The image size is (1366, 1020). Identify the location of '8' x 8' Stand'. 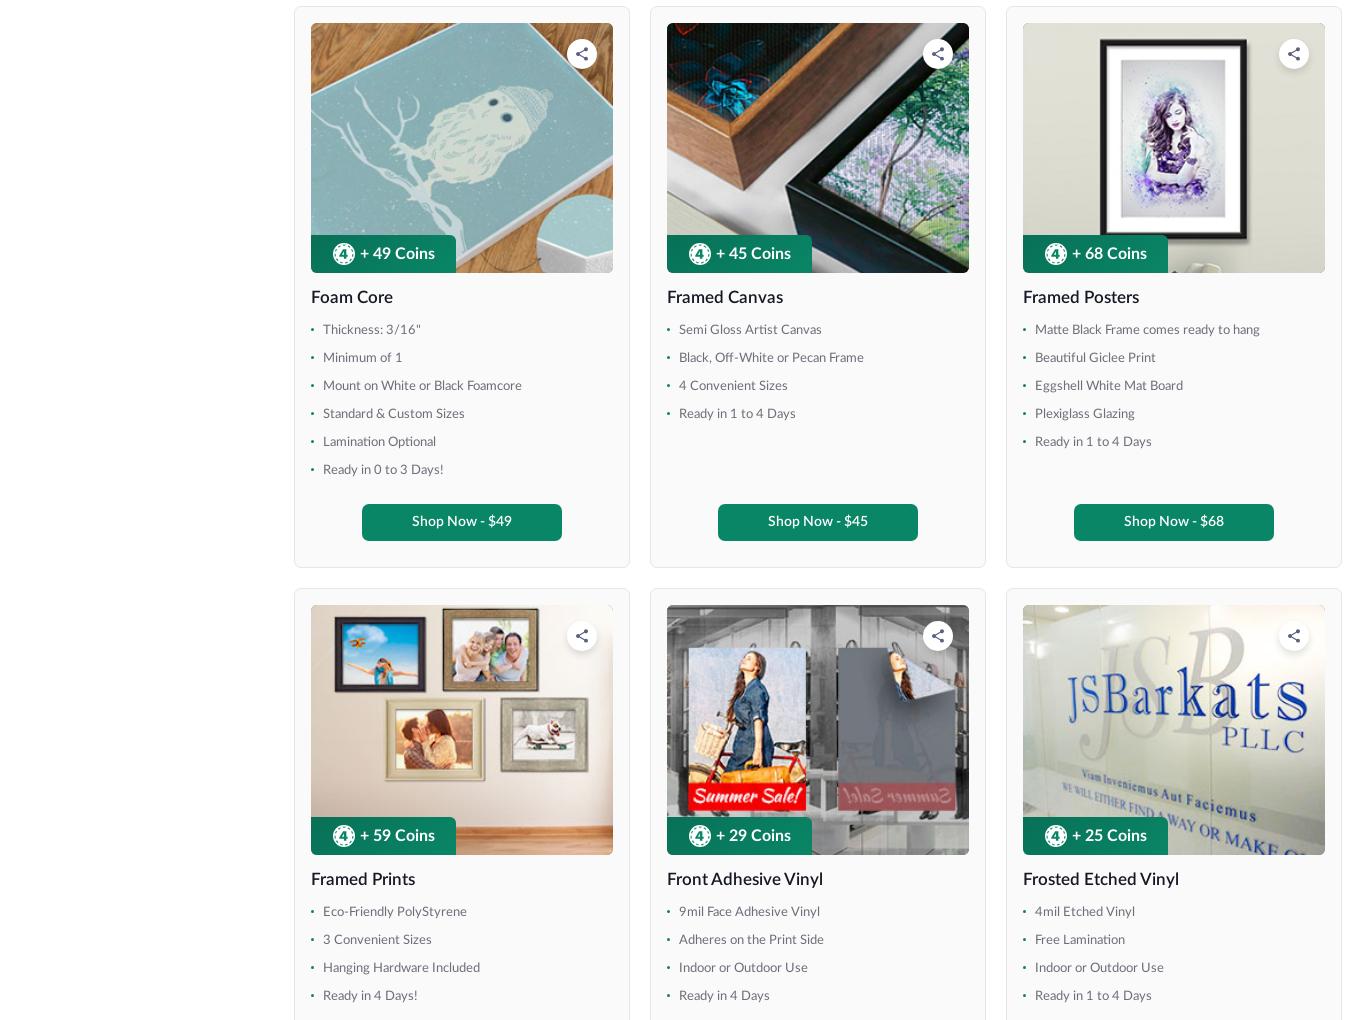
(92, 157).